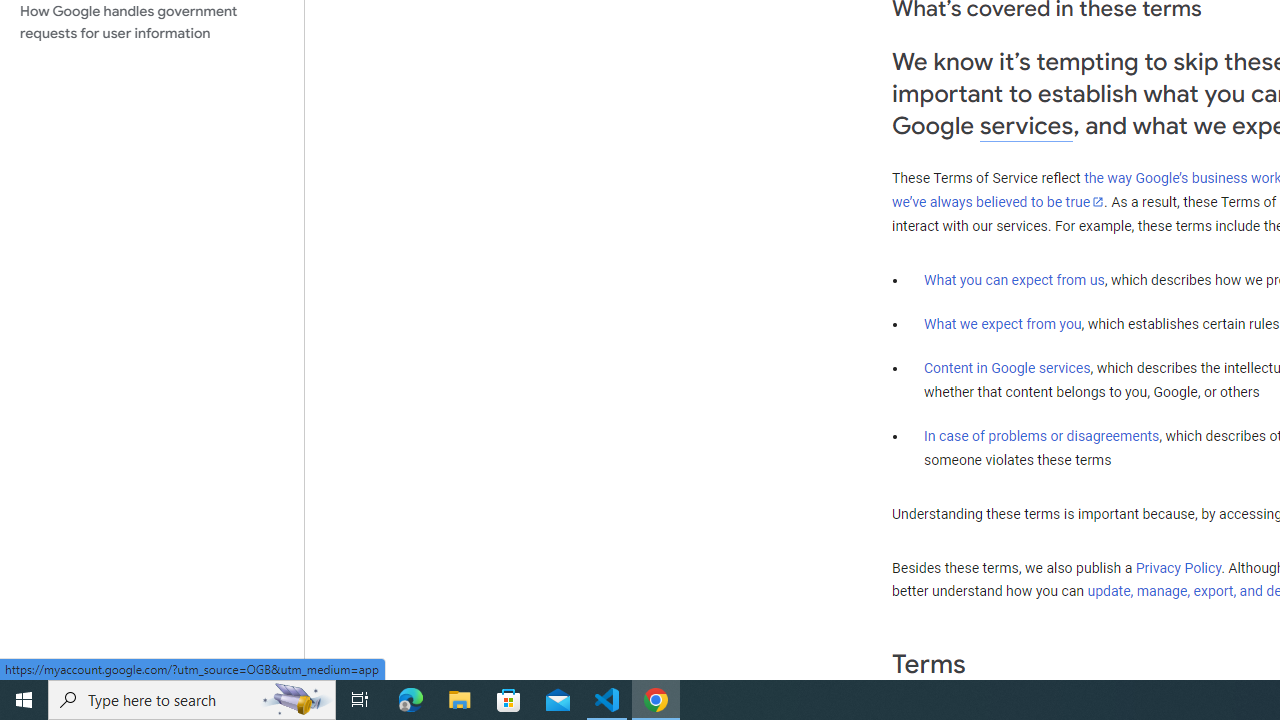 The width and height of the screenshot is (1280, 720). Describe the element at coordinates (1014, 279) in the screenshot. I see `'What you can expect from us'` at that location.